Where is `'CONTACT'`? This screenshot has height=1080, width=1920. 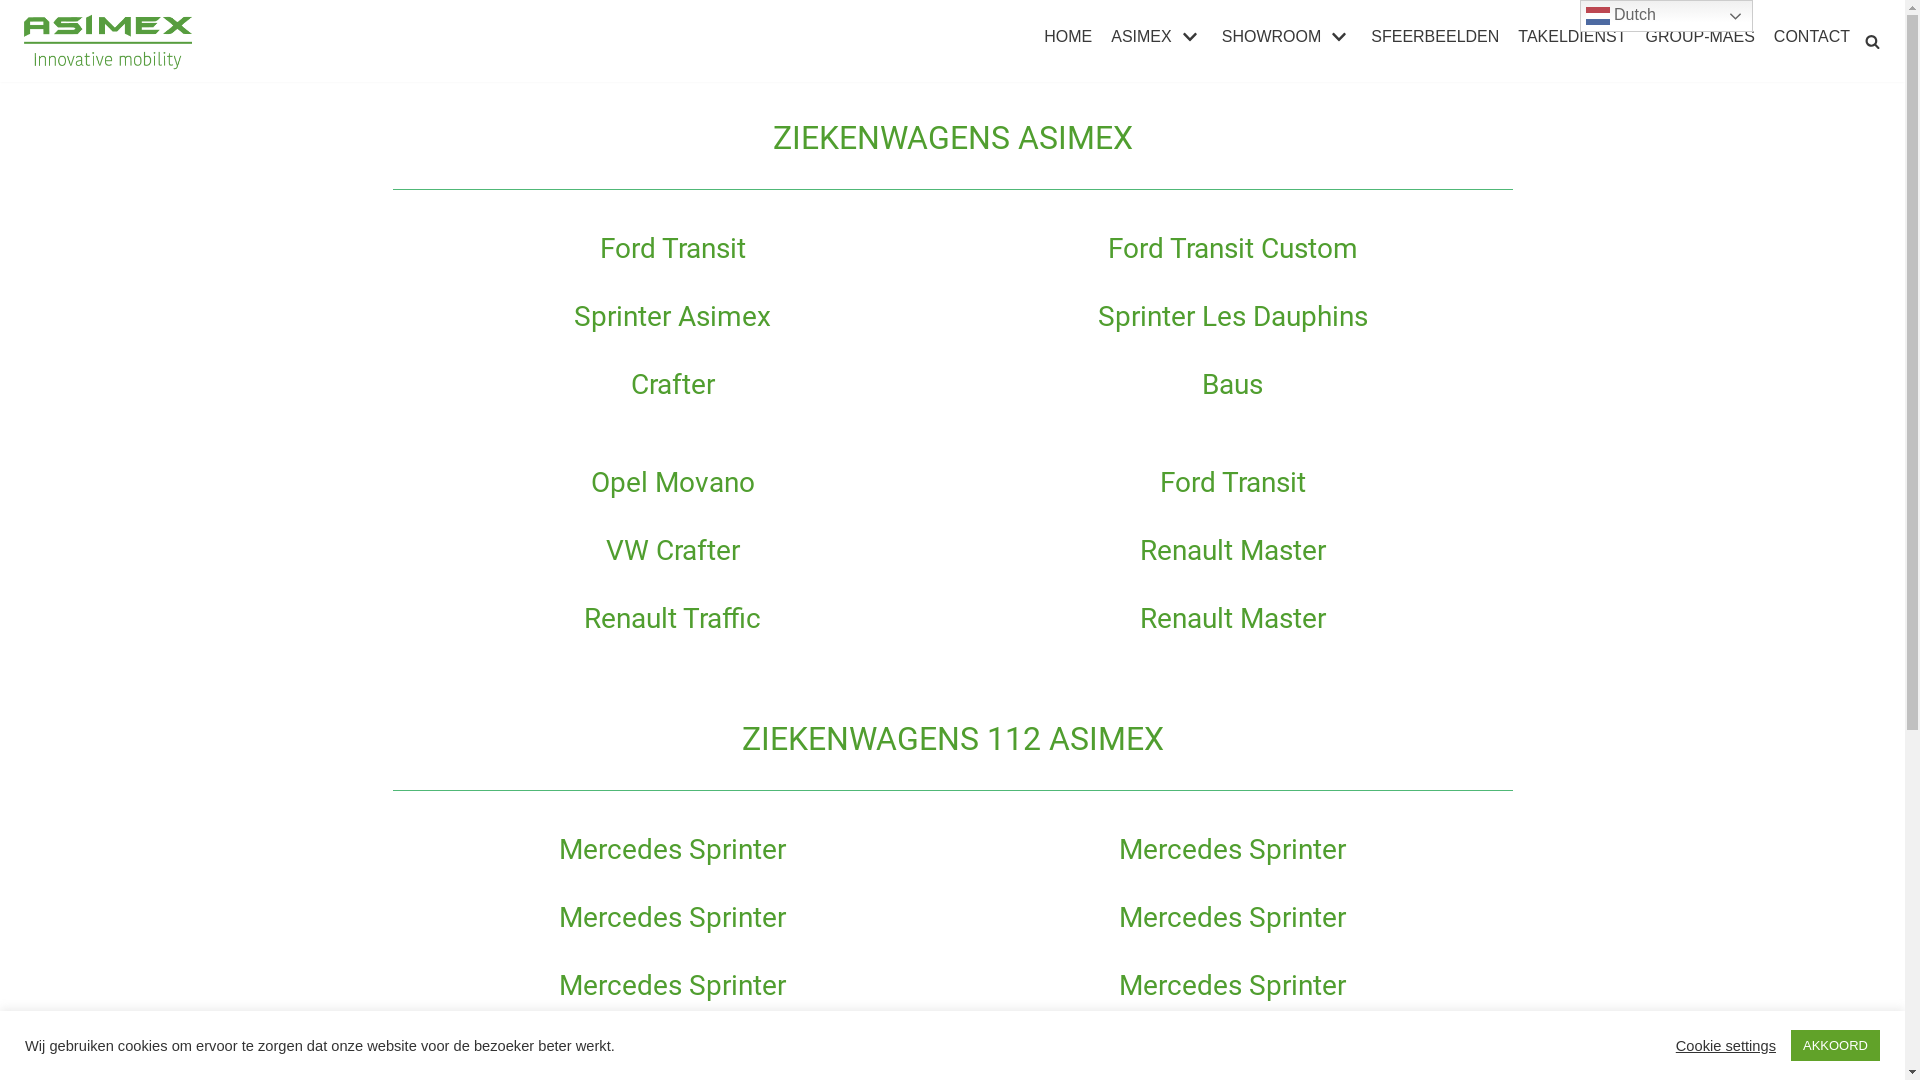 'CONTACT' is located at coordinates (1811, 37).